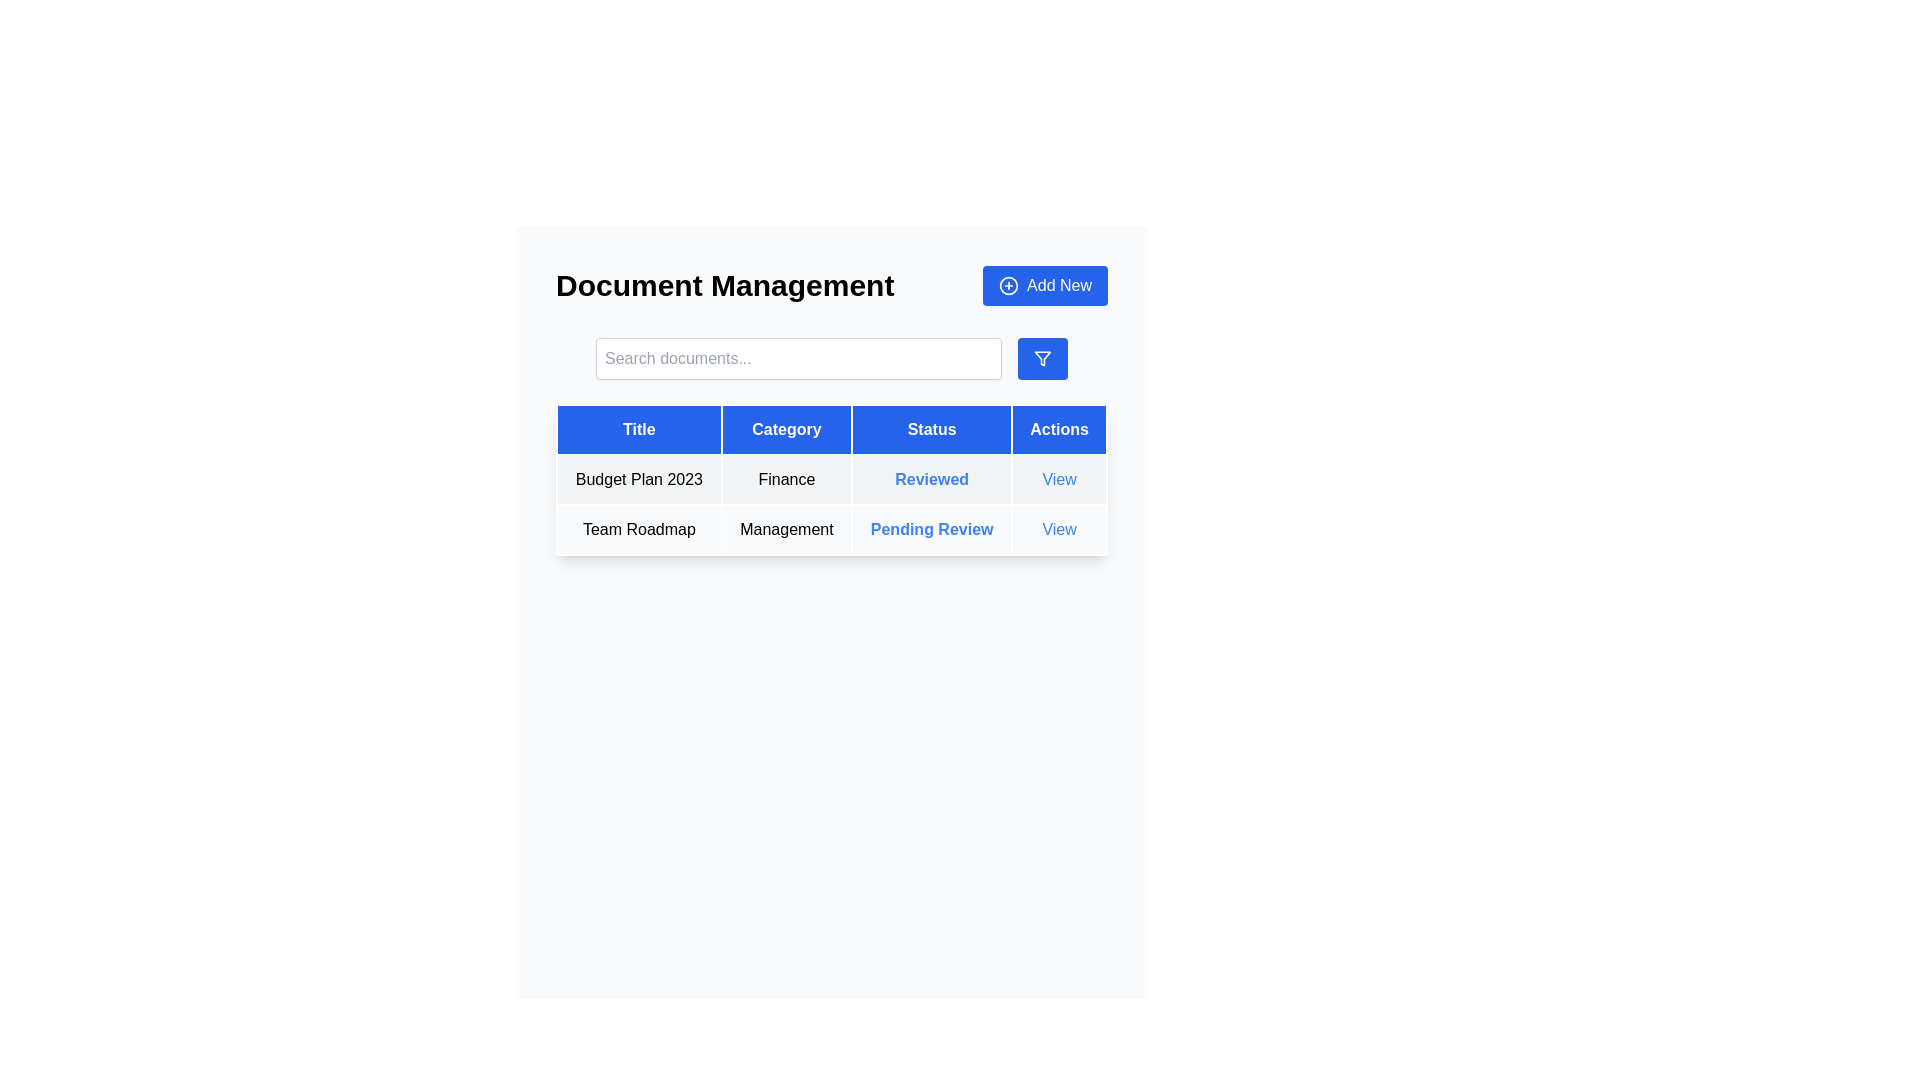  What do you see at coordinates (931, 479) in the screenshot?
I see `the non-interactive Text Label that indicates the document's current review status, located in the 'Status' column of the first row, aligned with 'Budget Plan 2023' and 'Finance'` at bounding box center [931, 479].